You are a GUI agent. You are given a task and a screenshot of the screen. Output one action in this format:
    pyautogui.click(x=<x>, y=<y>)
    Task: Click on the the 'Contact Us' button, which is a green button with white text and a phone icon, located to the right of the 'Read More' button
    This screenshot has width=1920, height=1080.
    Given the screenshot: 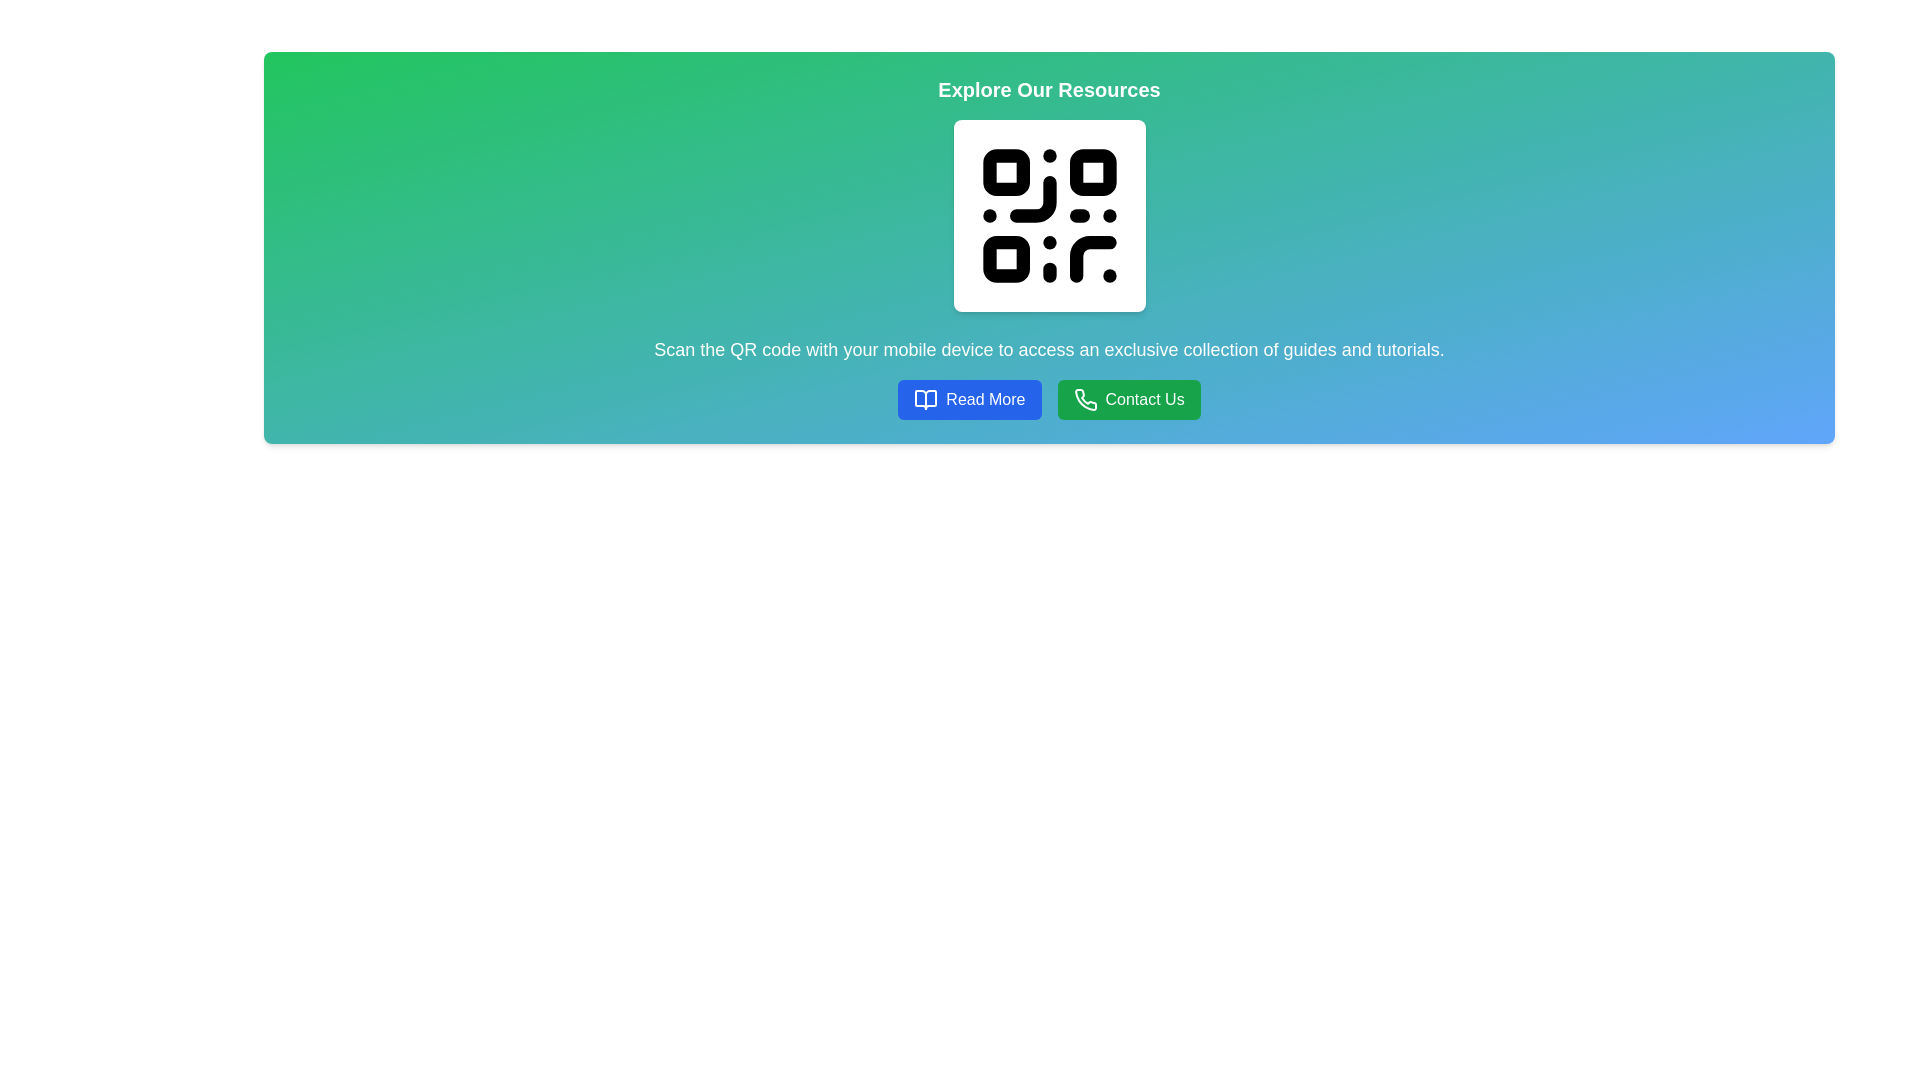 What is the action you would take?
    pyautogui.click(x=1129, y=400)
    